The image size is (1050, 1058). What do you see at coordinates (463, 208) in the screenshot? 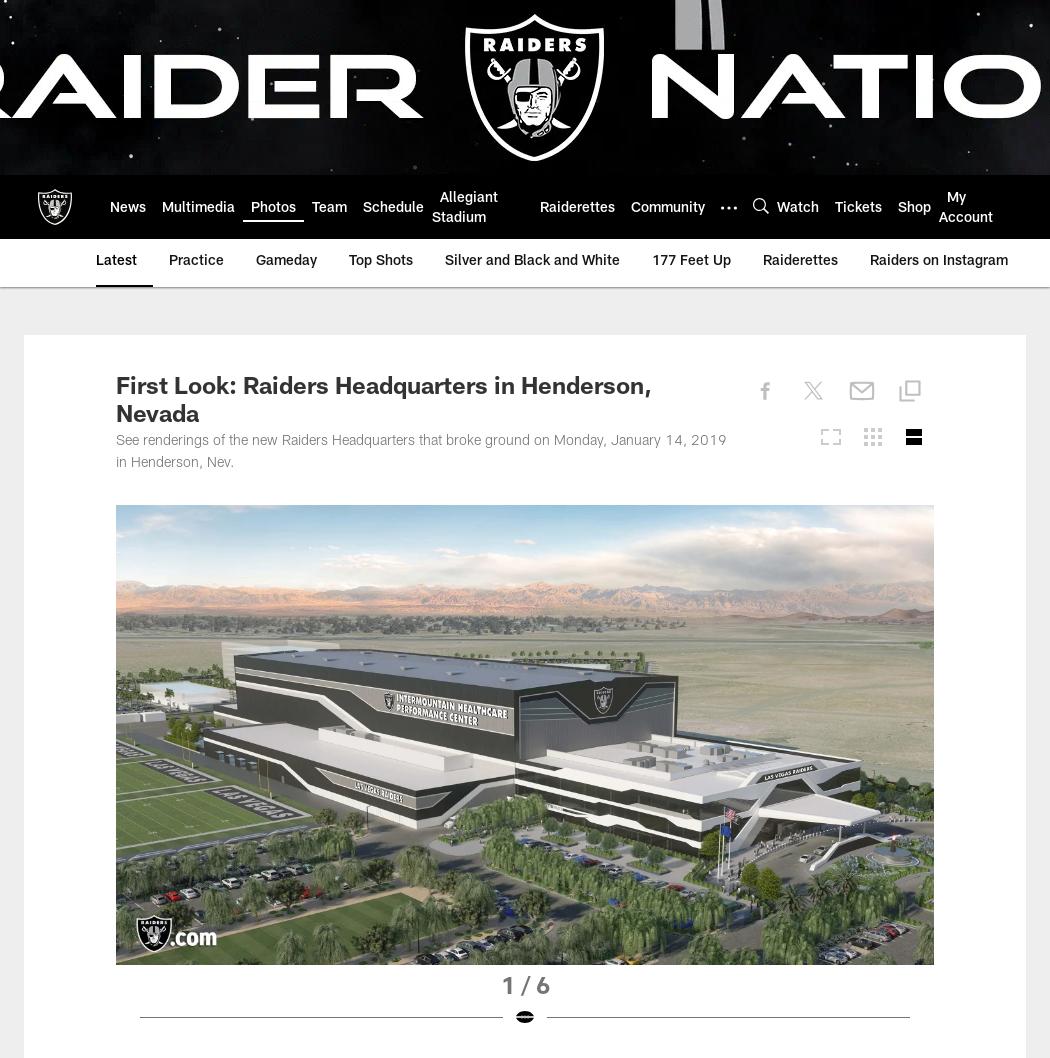
I see `'Allegiant Stadium'` at bounding box center [463, 208].